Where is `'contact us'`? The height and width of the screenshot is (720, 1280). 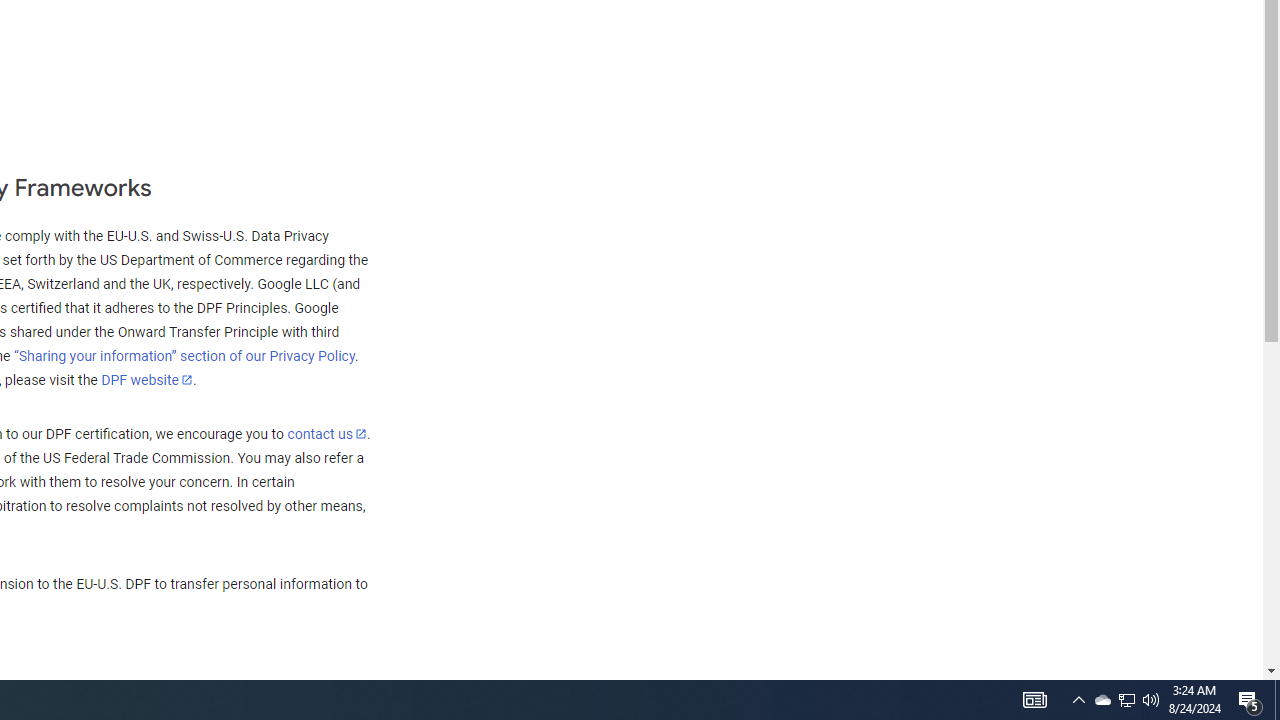 'contact us' is located at coordinates (327, 432).